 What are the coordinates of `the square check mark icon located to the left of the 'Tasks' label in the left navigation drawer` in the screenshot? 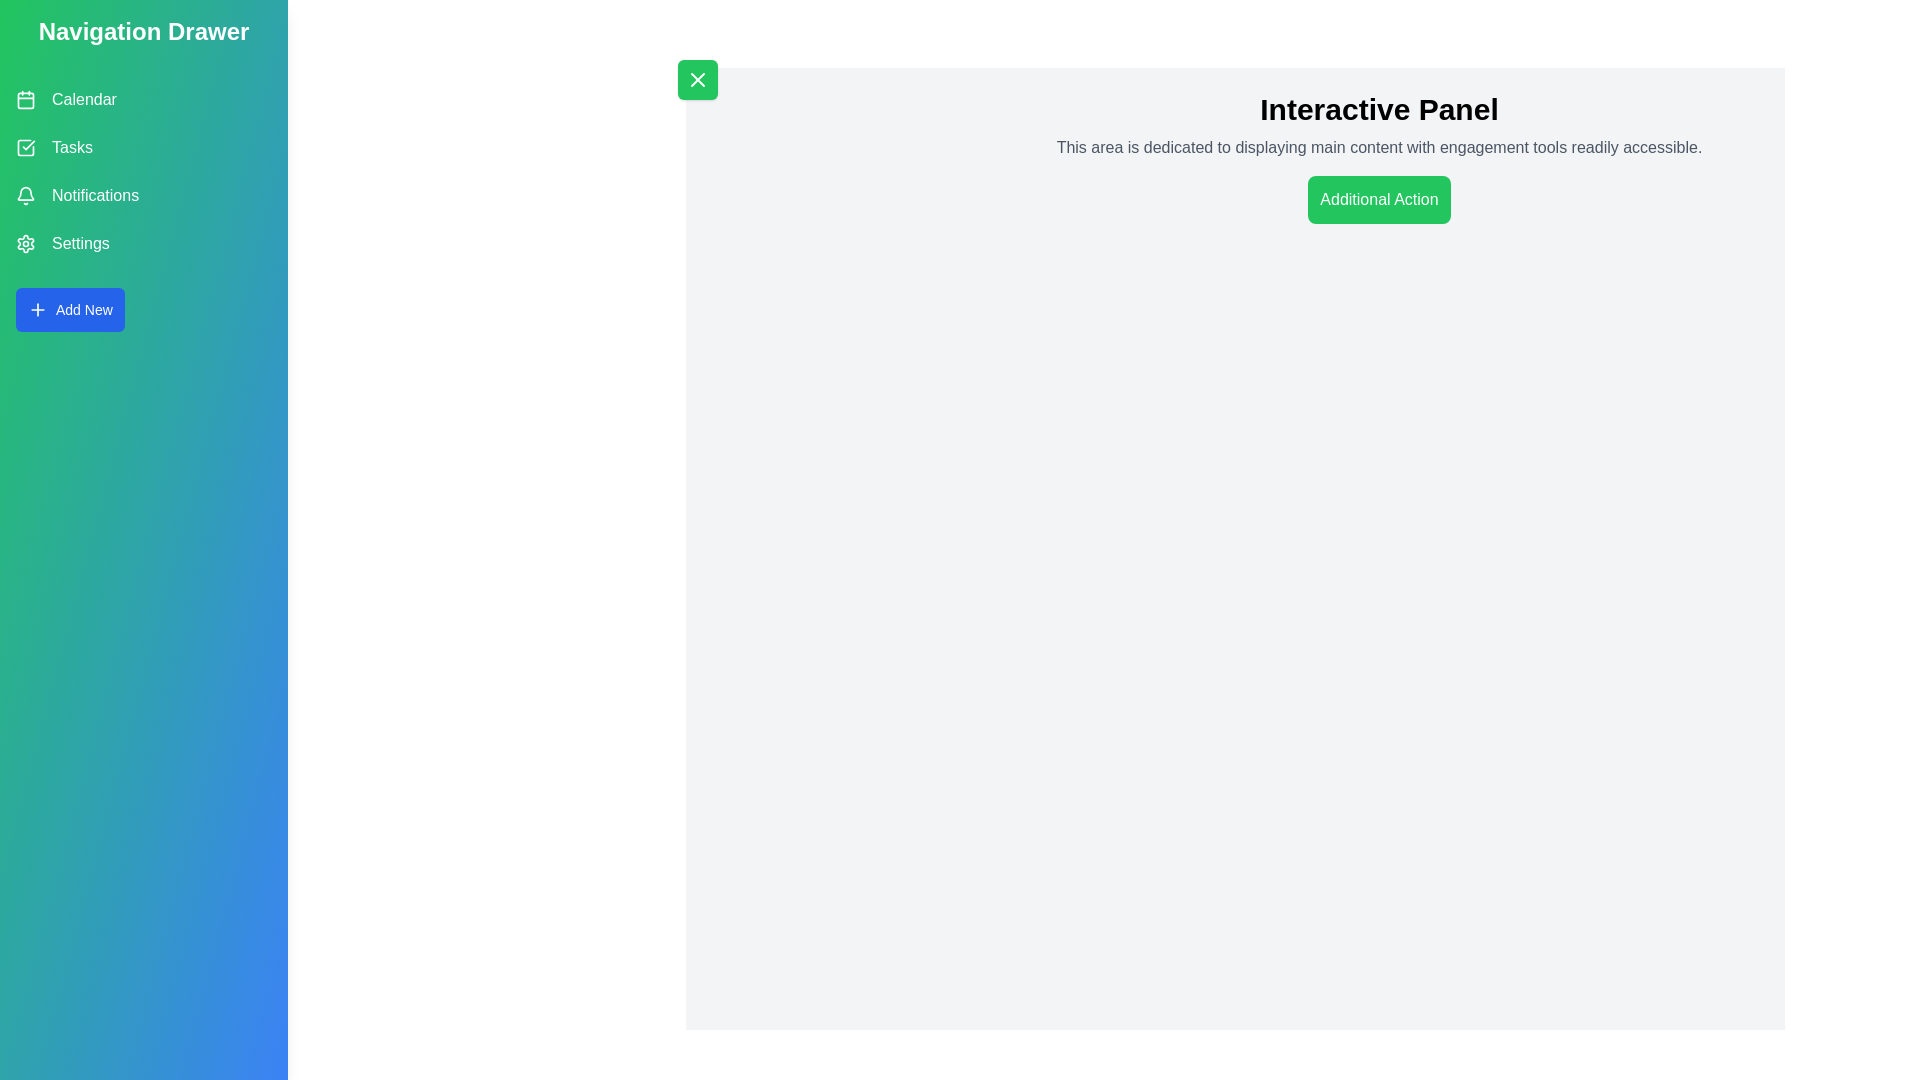 It's located at (25, 146).